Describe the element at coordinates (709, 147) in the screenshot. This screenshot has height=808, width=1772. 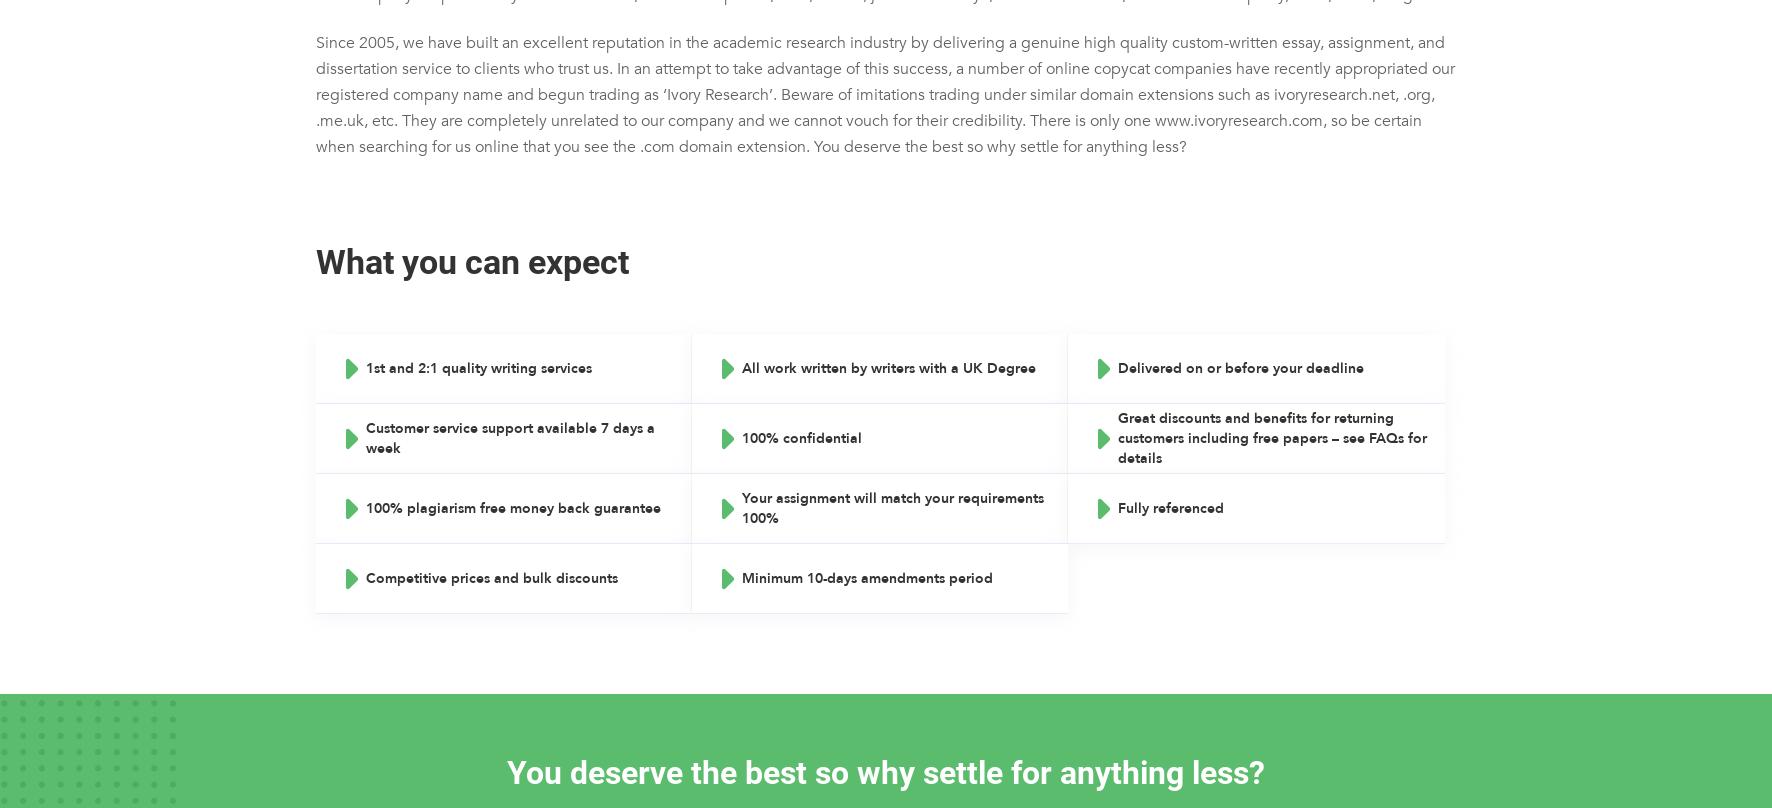
I see `'CV Writing'` at that location.